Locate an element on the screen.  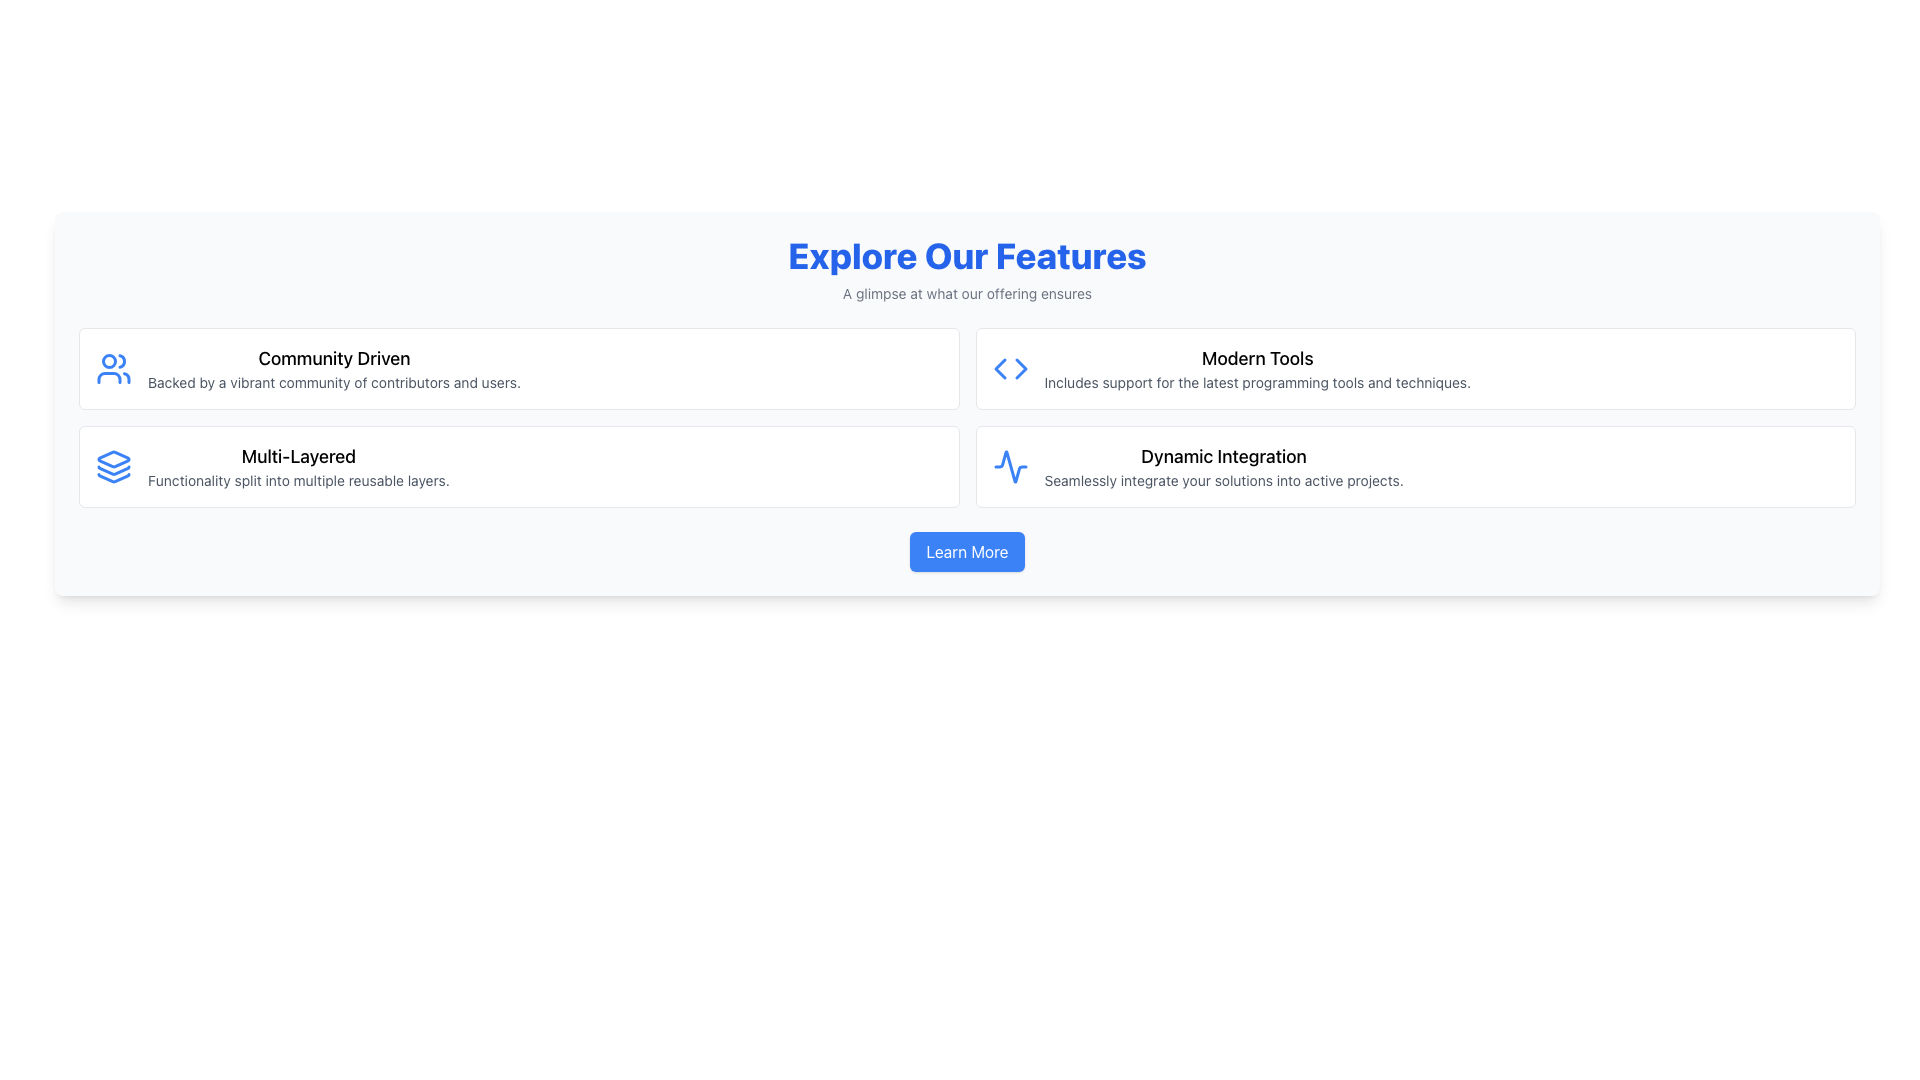
the small circular graphical component within the SVG illustration located on the left side of the 'Community Driven' section of the feature presentation is located at coordinates (108, 361).